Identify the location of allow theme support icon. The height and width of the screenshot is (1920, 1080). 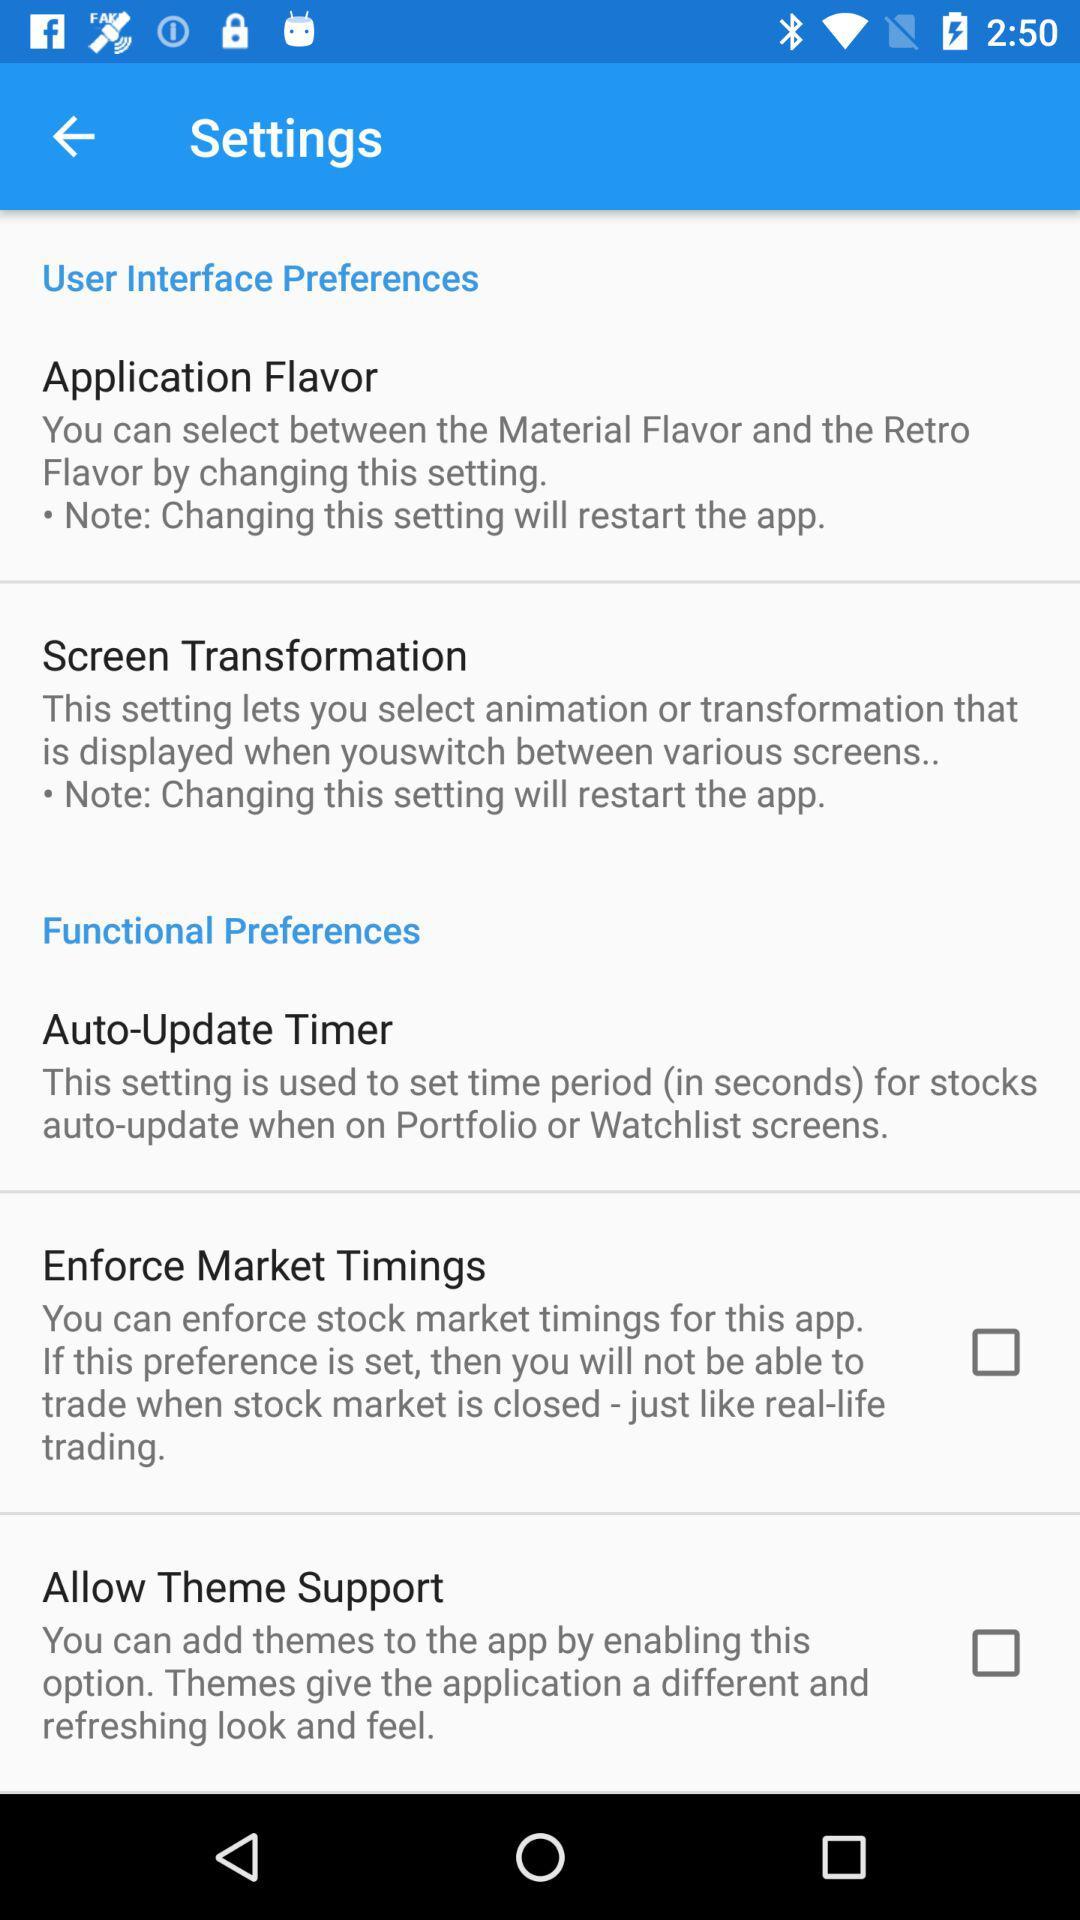
(242, 1584).